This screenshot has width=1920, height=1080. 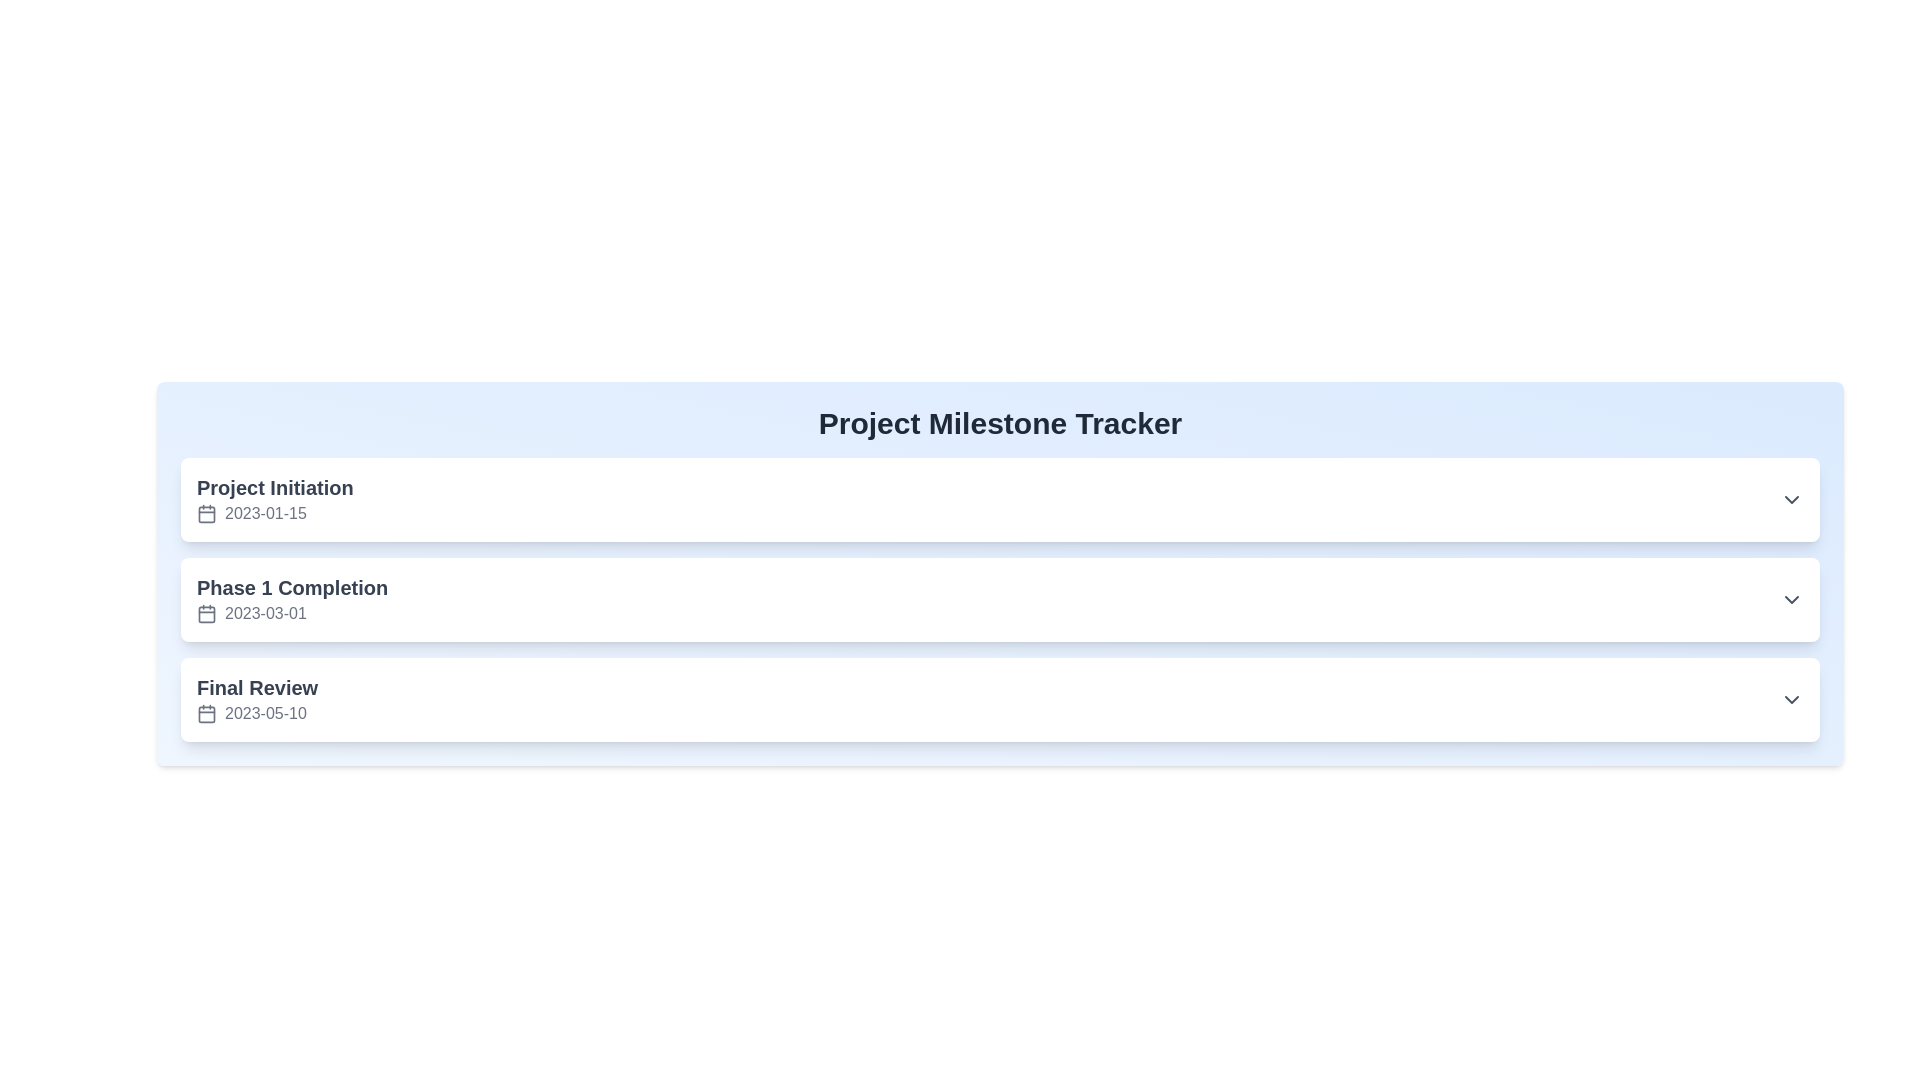 What do you see at coordinates (264, 712) in the screenshot?
I see `date information displayed in the text label showing '2023-05-10', which is styled in gray font and located next to a calendar icon within the 'Final Review' section` at bounding box center [264, 712].